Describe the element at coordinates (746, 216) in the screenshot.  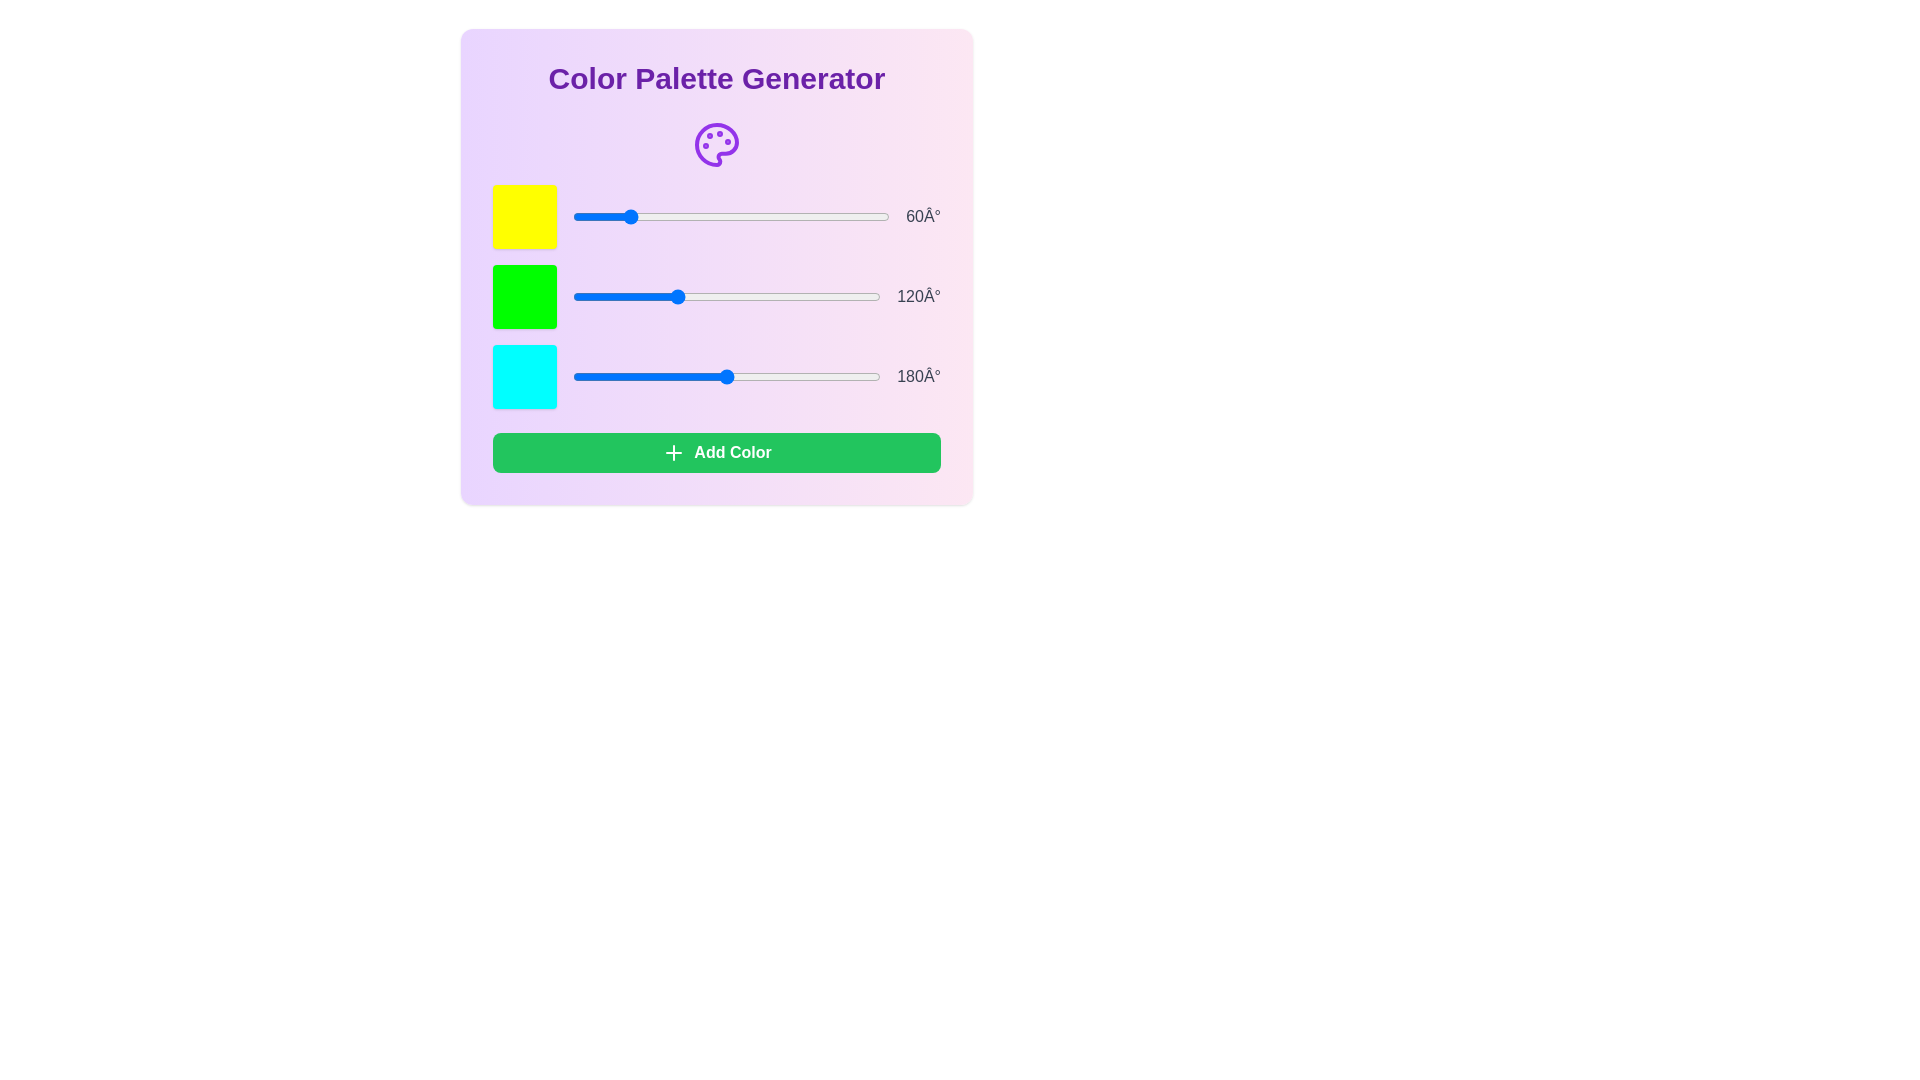
I see `the color slider to set the hue to 198` at that location.